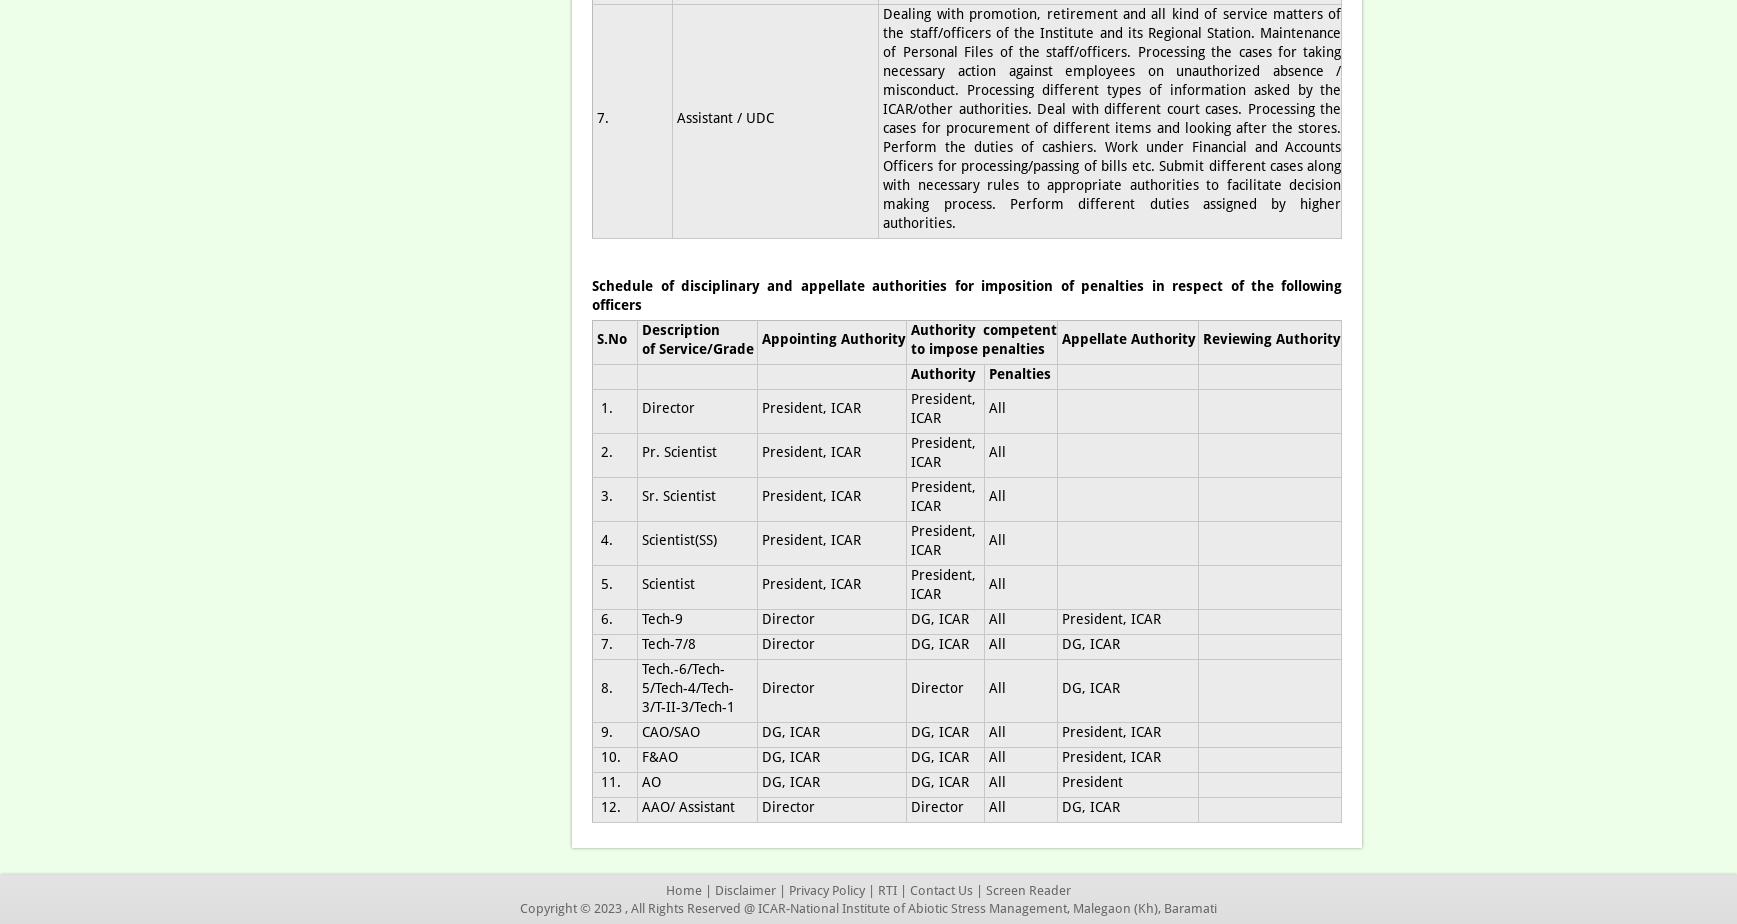 Image resolution: width=1737 pixels, height=924 pixels. I want to click on 'Appointing Authority', so click(832, 339).